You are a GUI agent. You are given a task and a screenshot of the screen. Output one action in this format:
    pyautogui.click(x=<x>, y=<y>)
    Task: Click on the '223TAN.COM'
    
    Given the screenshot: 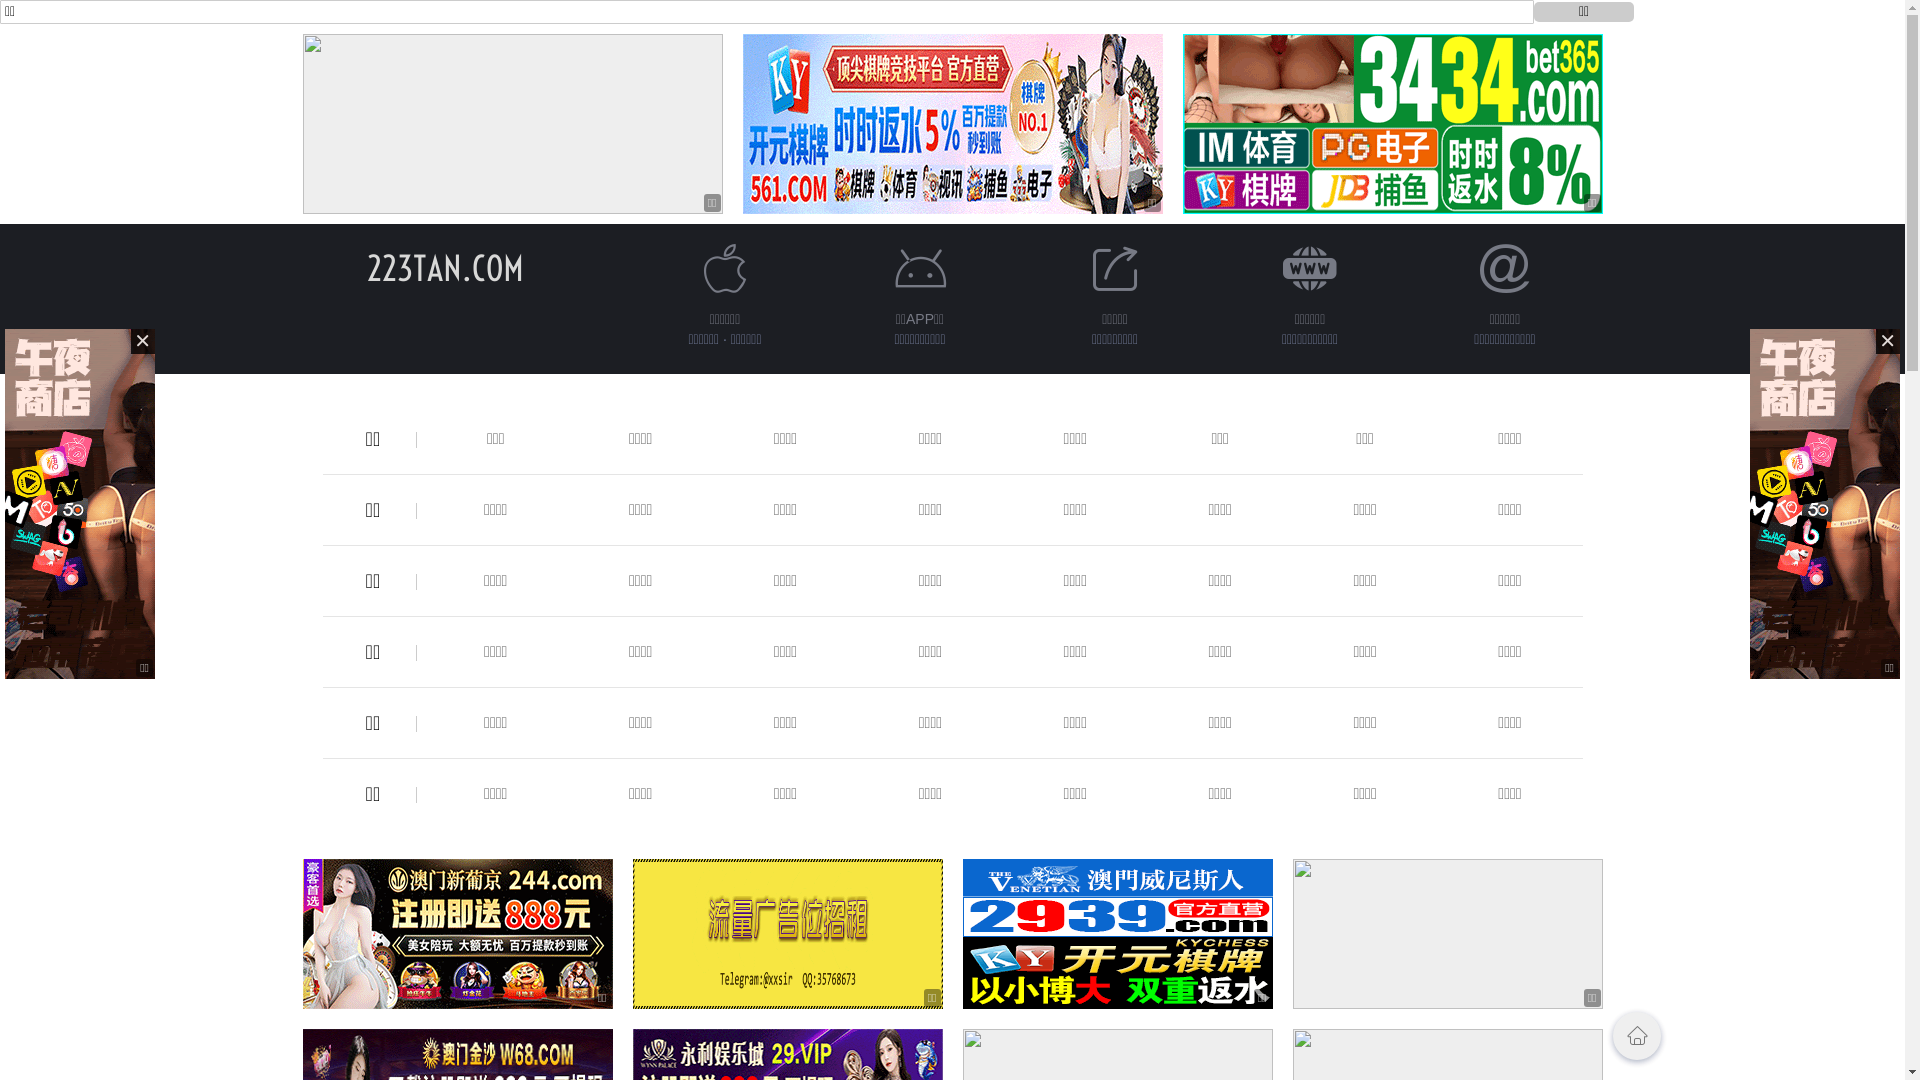 What is the action you would take?
    pyautogui.click(x=366, y=267)
    